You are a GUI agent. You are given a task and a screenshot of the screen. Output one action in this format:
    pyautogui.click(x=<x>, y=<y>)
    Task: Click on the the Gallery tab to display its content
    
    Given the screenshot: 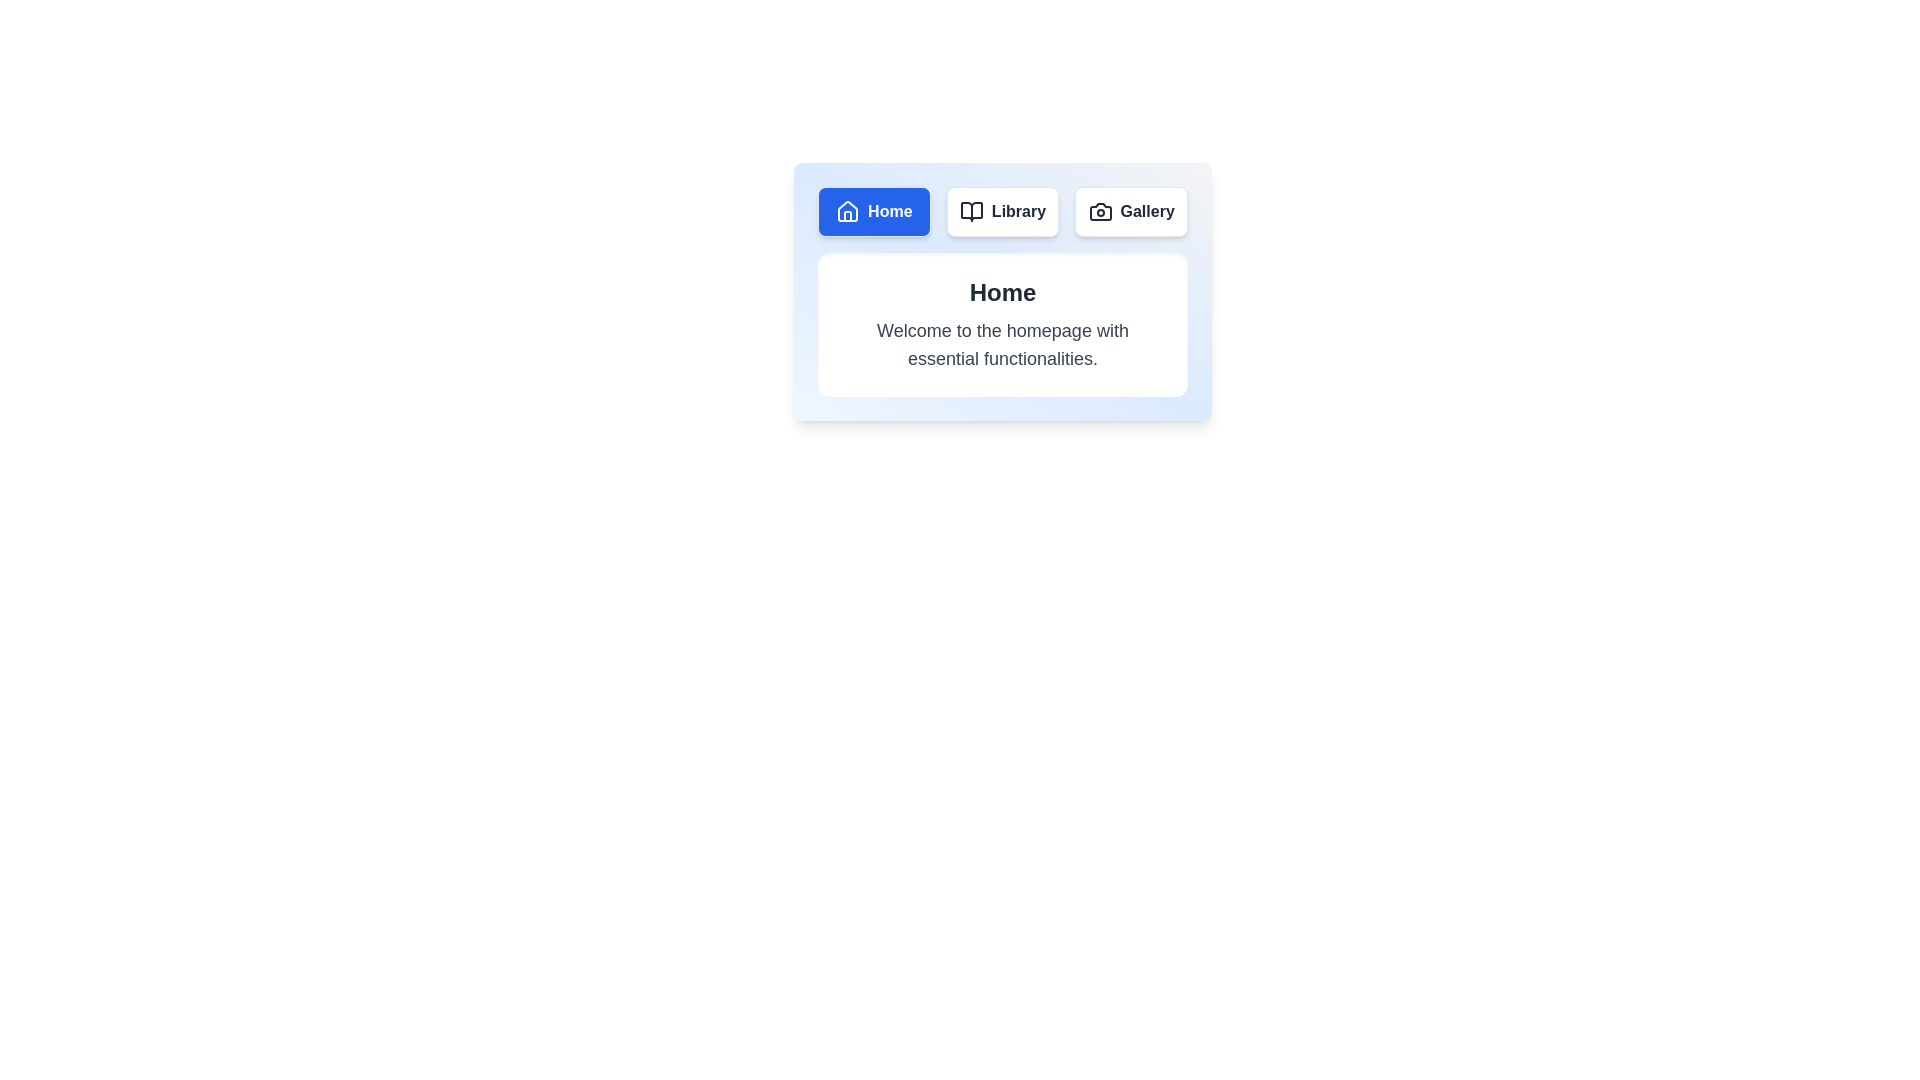 What is the action you would take?
    pyautogui.click(x=1131, y=212)
    